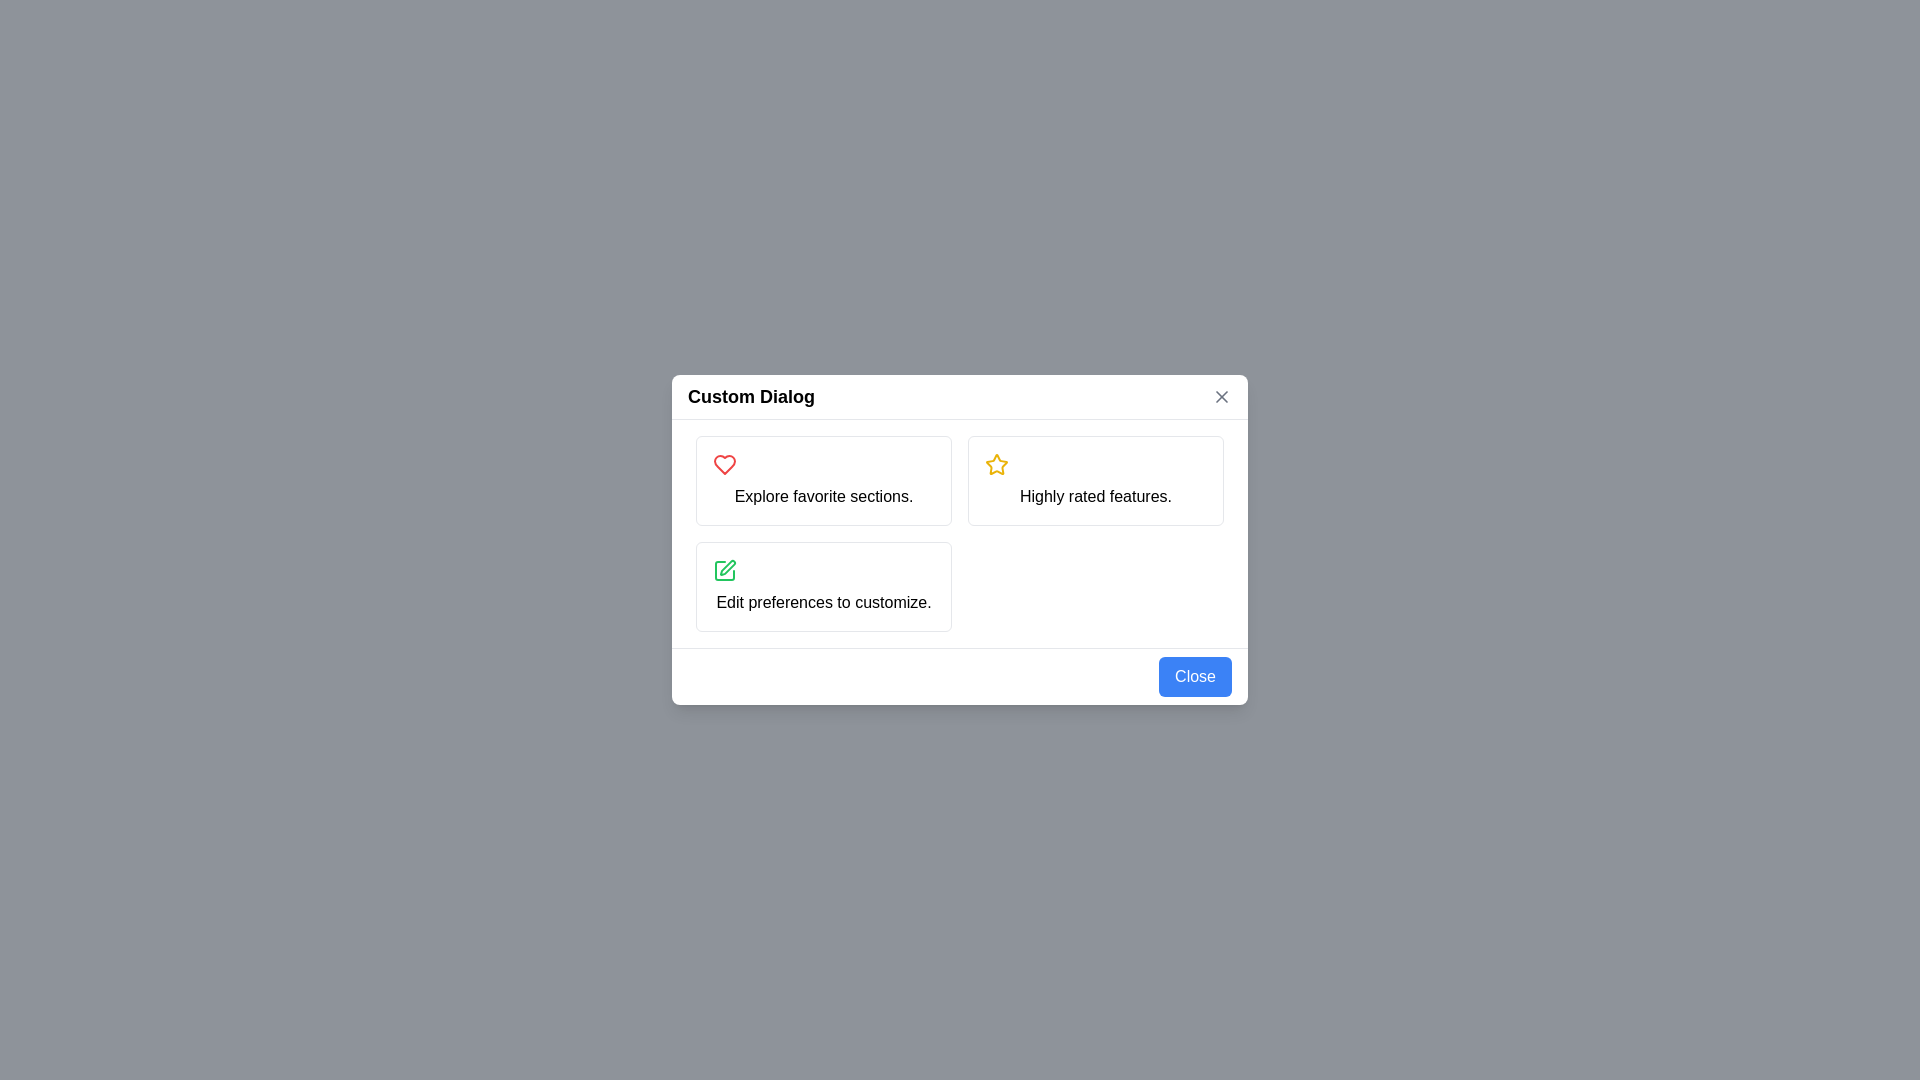  I want to click on the SVG graphic of a heart icon with a red stroke, located above the text 'Explore favorite sections' in the top-left card of the grid layout, so click(723, 465).